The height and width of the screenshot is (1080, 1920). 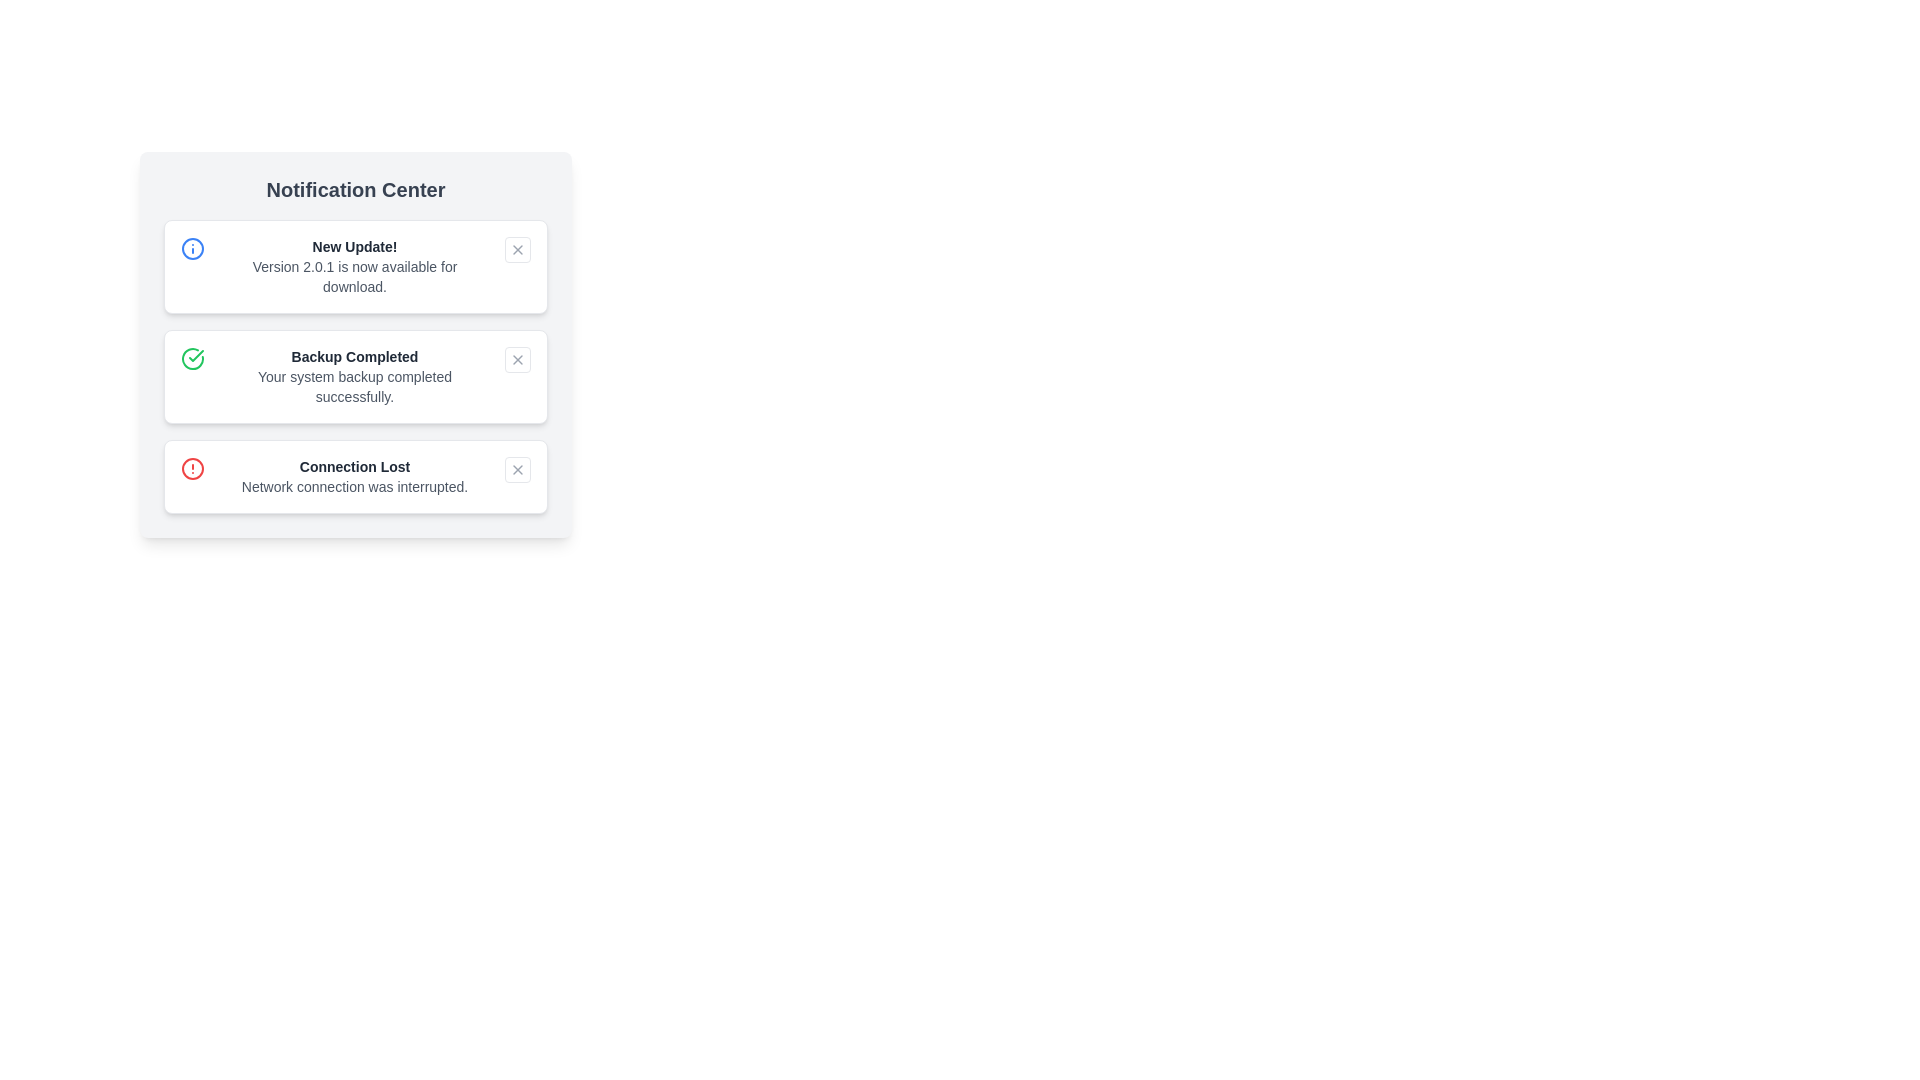 I want to click on the success status icon located inside the second notification card, to the left of the text 'Backup Completed' in the Notification Center, so click(x=192, y=357).